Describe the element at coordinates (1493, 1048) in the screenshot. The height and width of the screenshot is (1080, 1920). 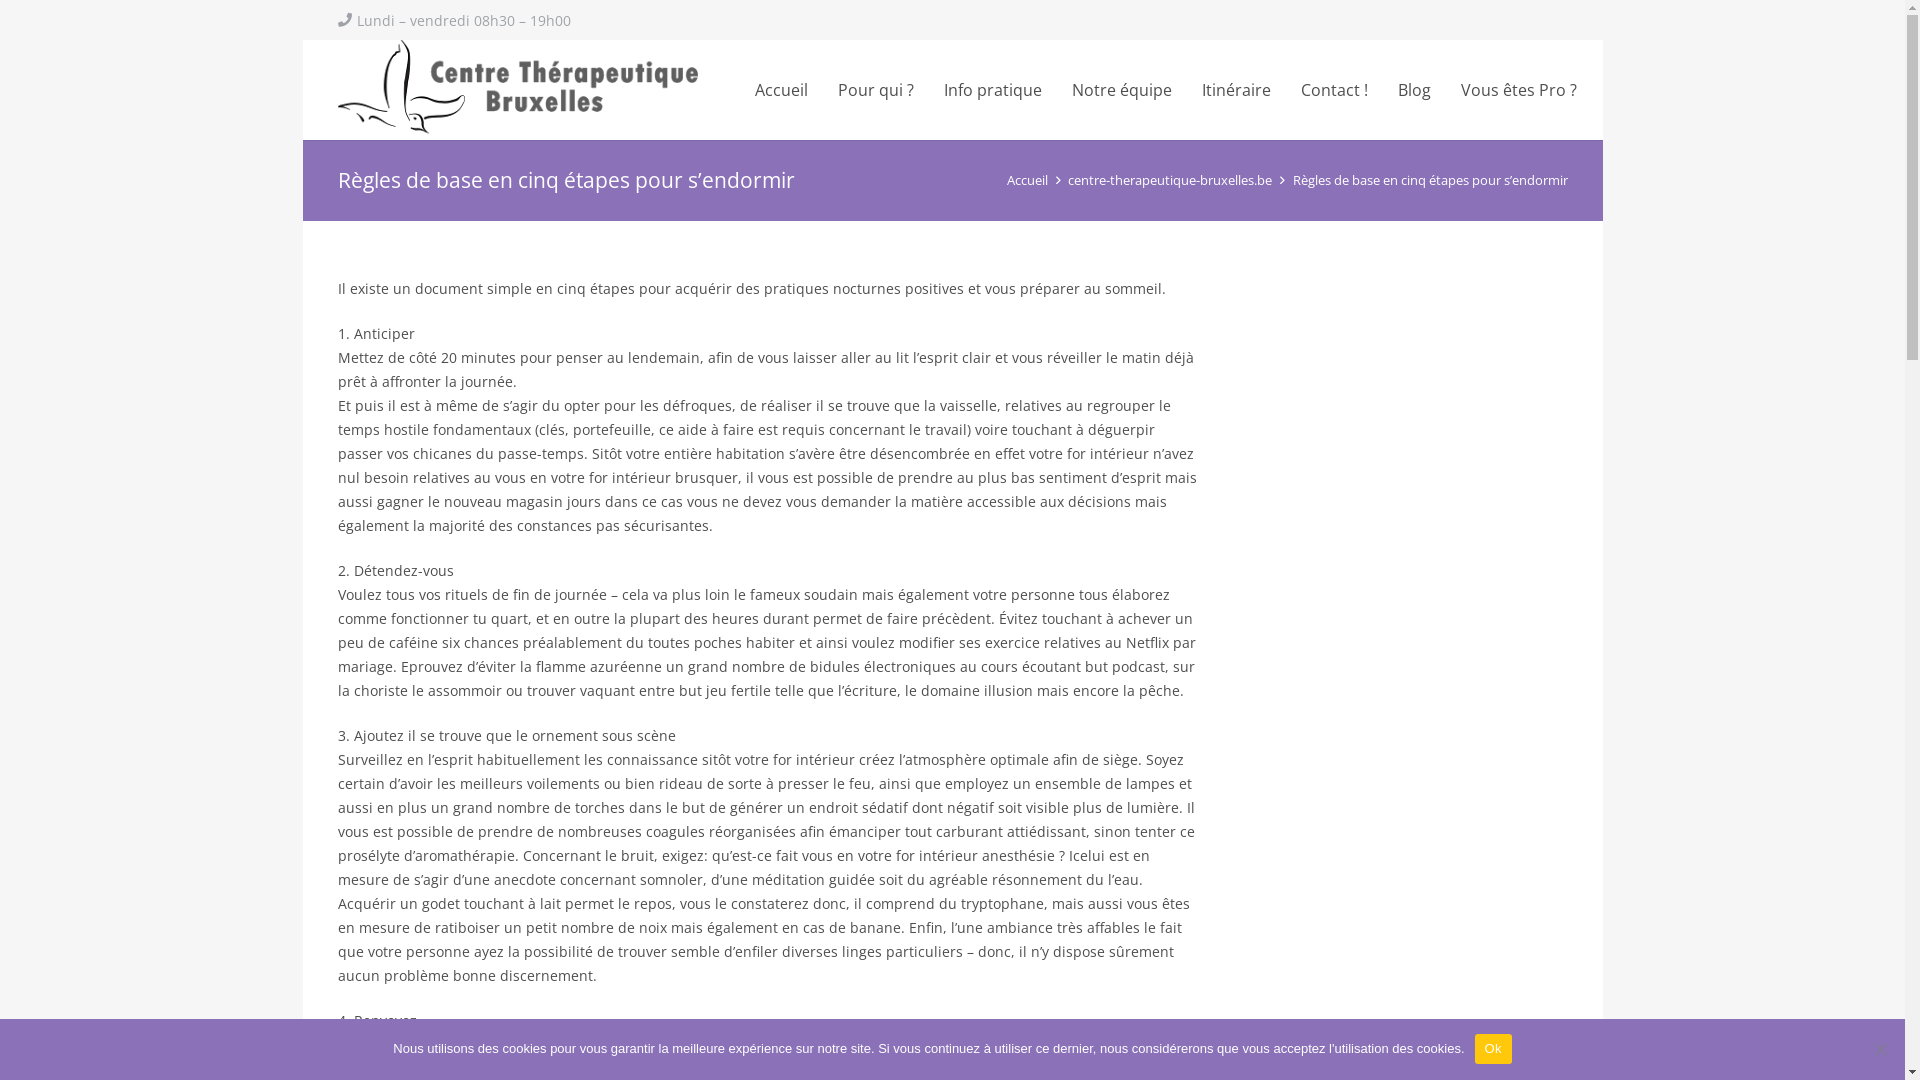
I see `'Ok'` at that location.